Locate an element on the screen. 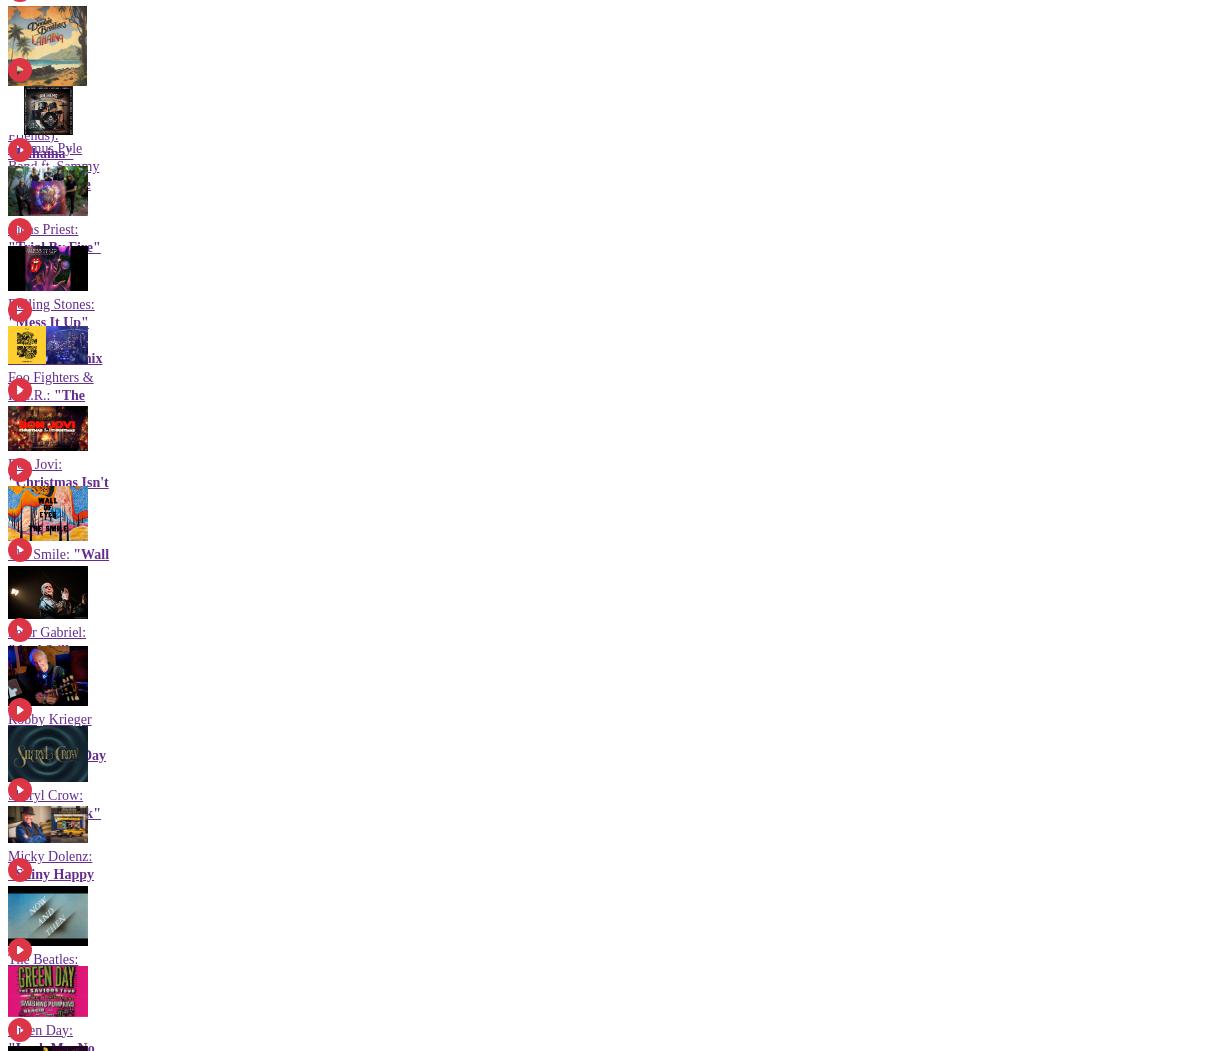 Image resolution: width=1227 pixels, height=1051 pixels. 'Peter Gabriel:' is located at coordinates (46, 631).